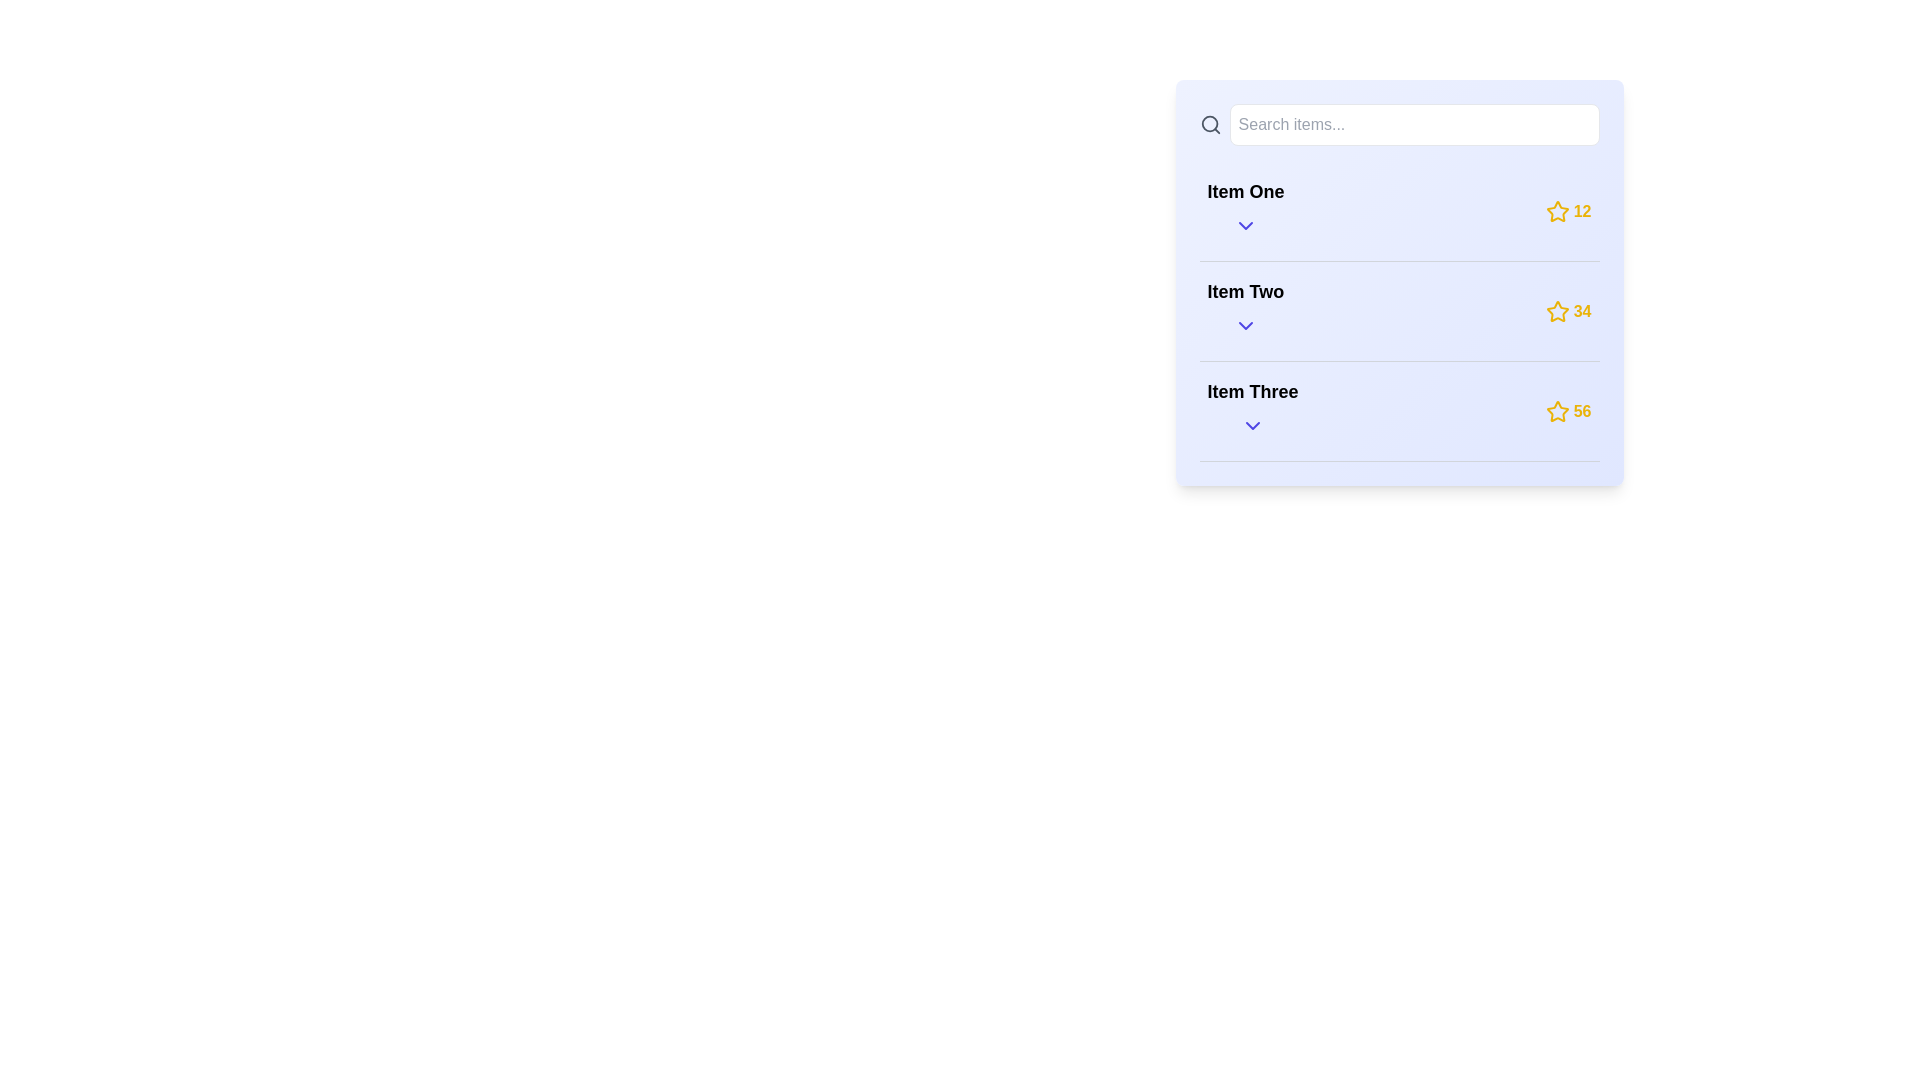 The image size is (1920, 1080). What do you see at coordinates (1209, 124) in the screenshot?
I see `the search icon to focus on the search bar` at bounding box center [1209, 124].